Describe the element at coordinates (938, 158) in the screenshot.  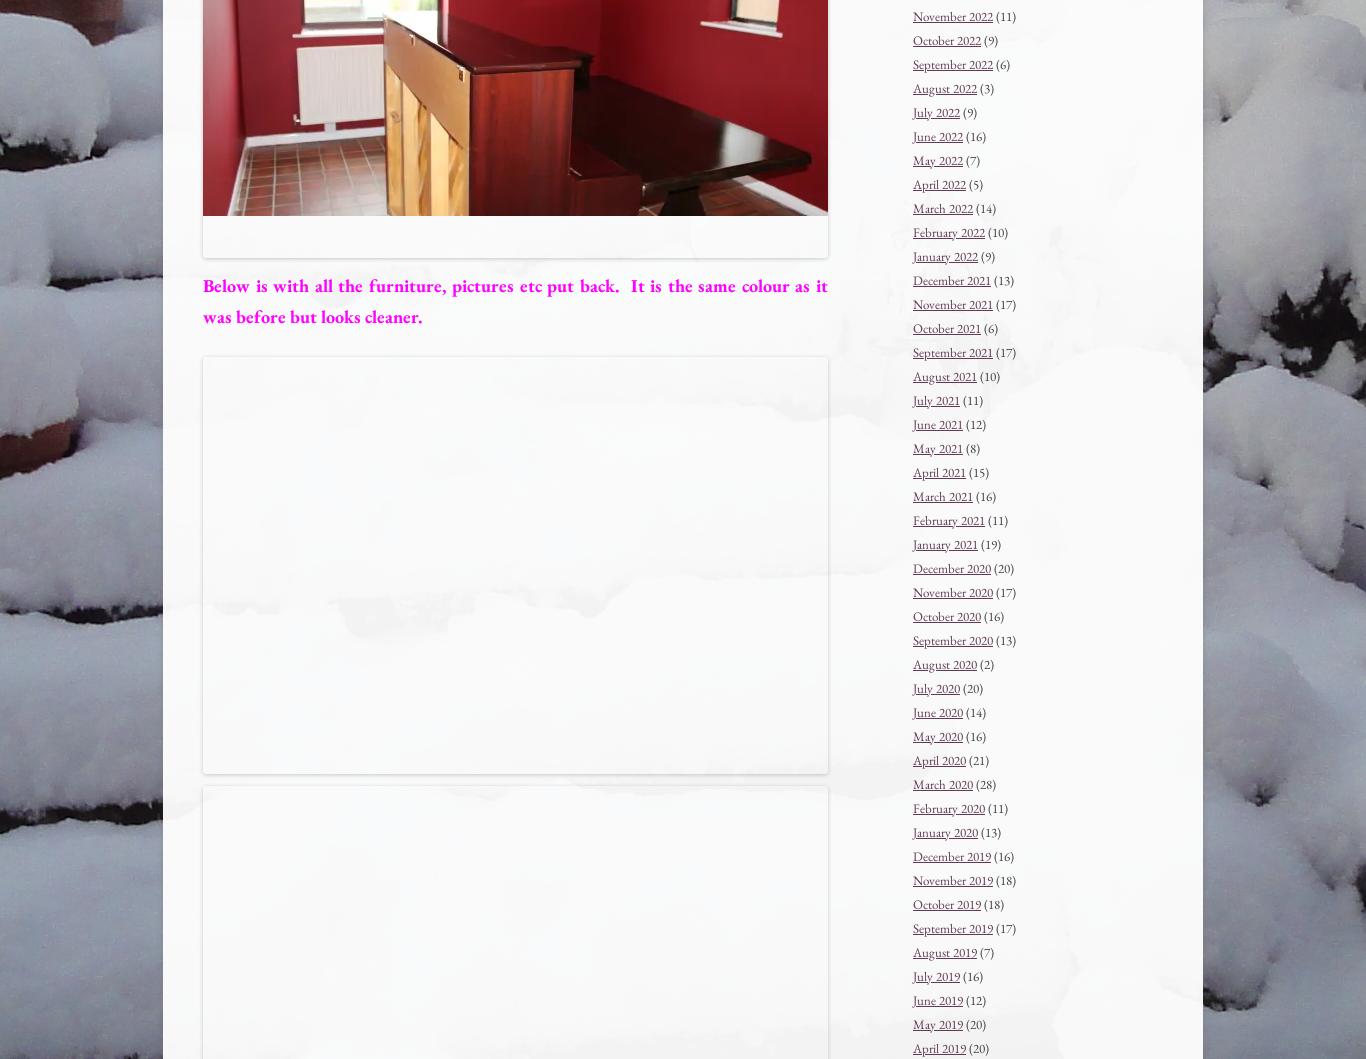
I see `'May 2022'` at that location.